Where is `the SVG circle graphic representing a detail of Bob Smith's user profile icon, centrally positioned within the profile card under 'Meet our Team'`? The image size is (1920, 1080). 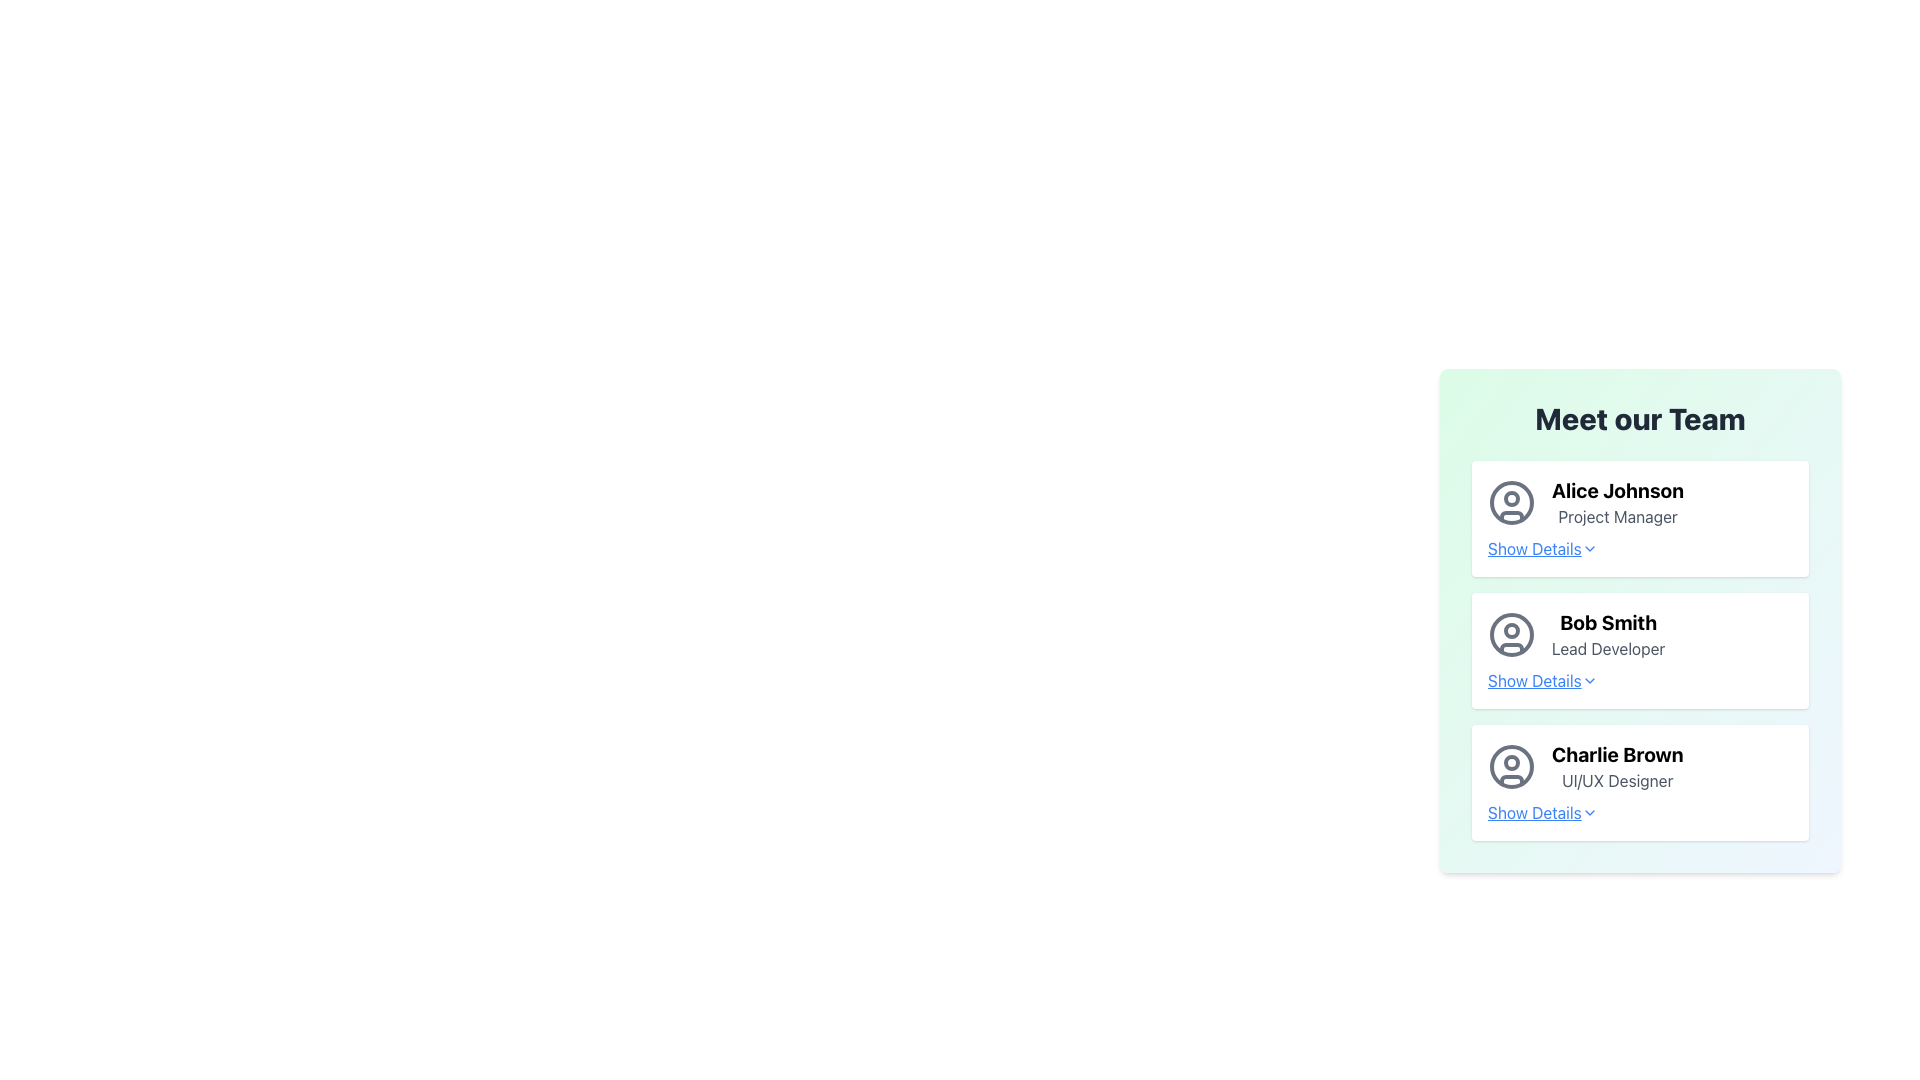
the SVG circle graphic representing a detail of Bob Smith's user profile icon, centrally positioned within the profile card under 'Meet our Team' is located at coordinates (1512, 631).